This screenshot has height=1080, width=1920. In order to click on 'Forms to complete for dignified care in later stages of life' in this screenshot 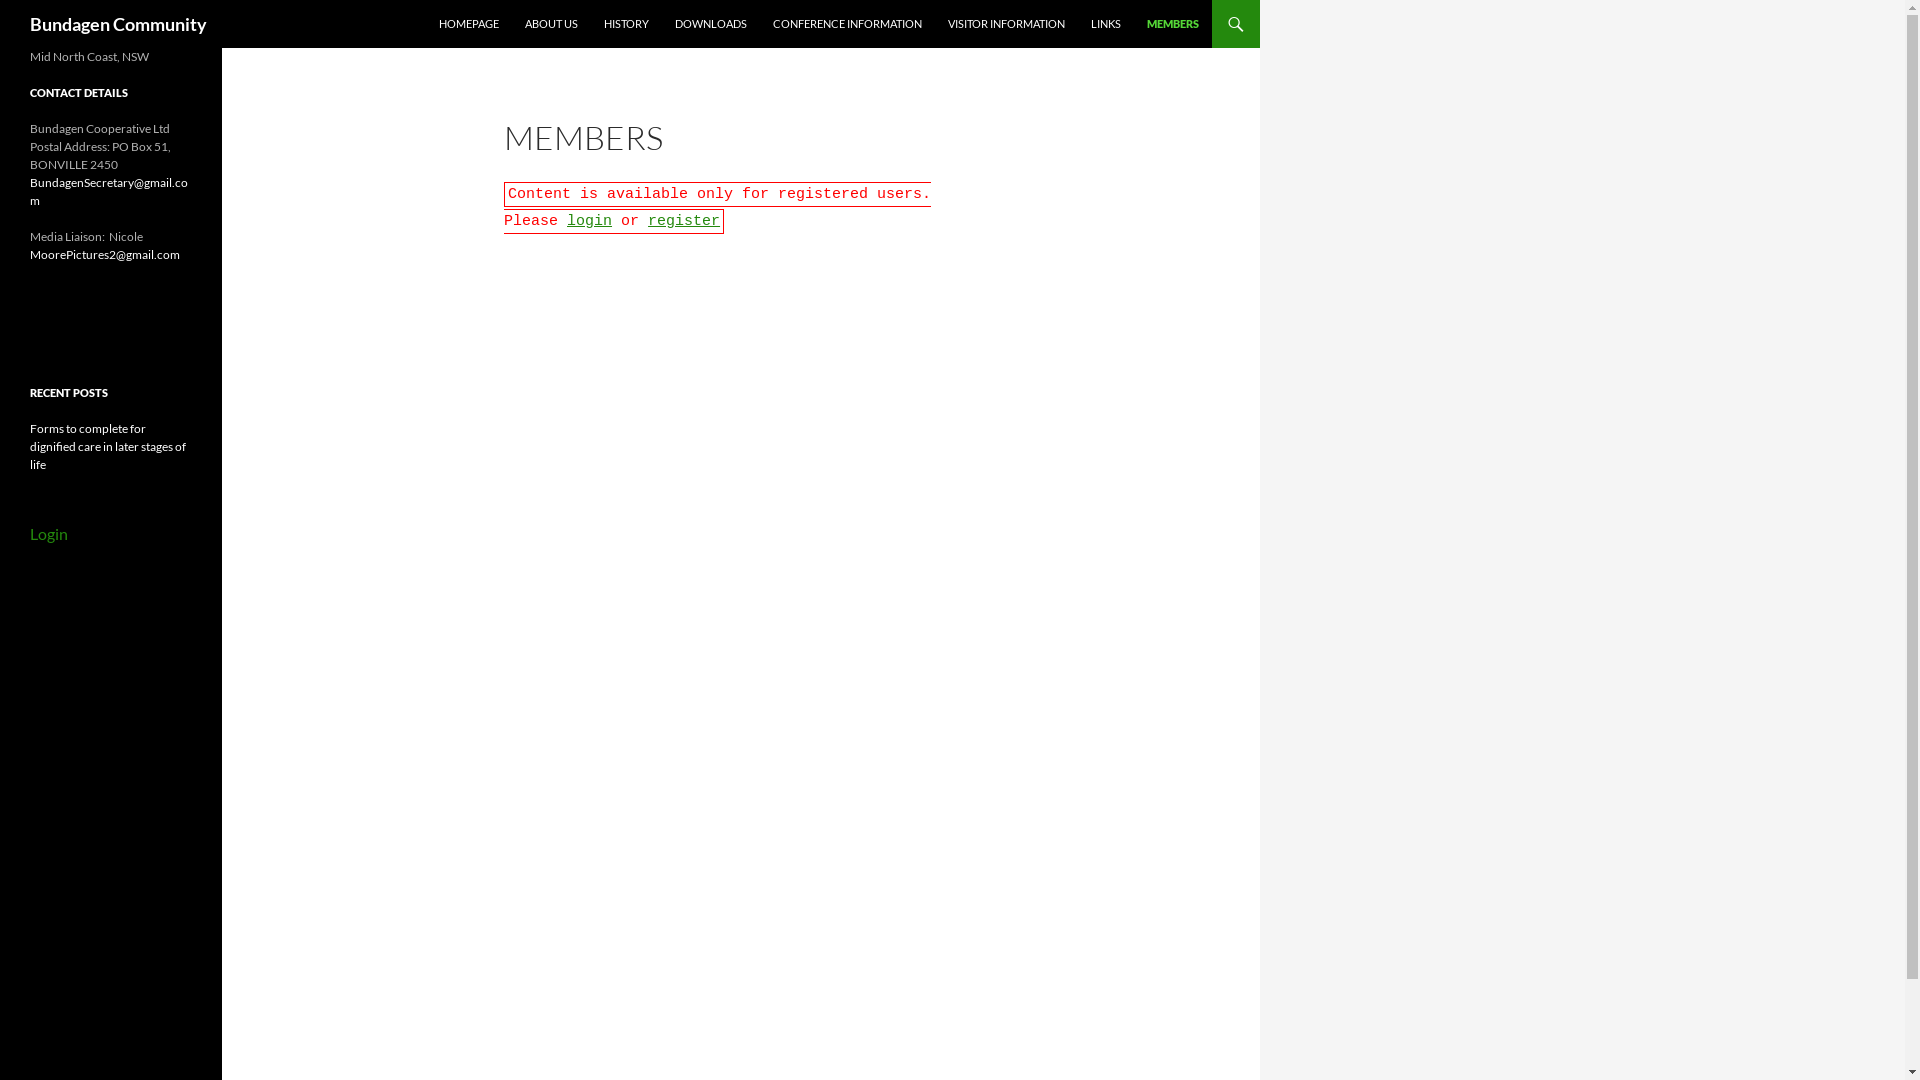, I will do `click(29, 445)`.